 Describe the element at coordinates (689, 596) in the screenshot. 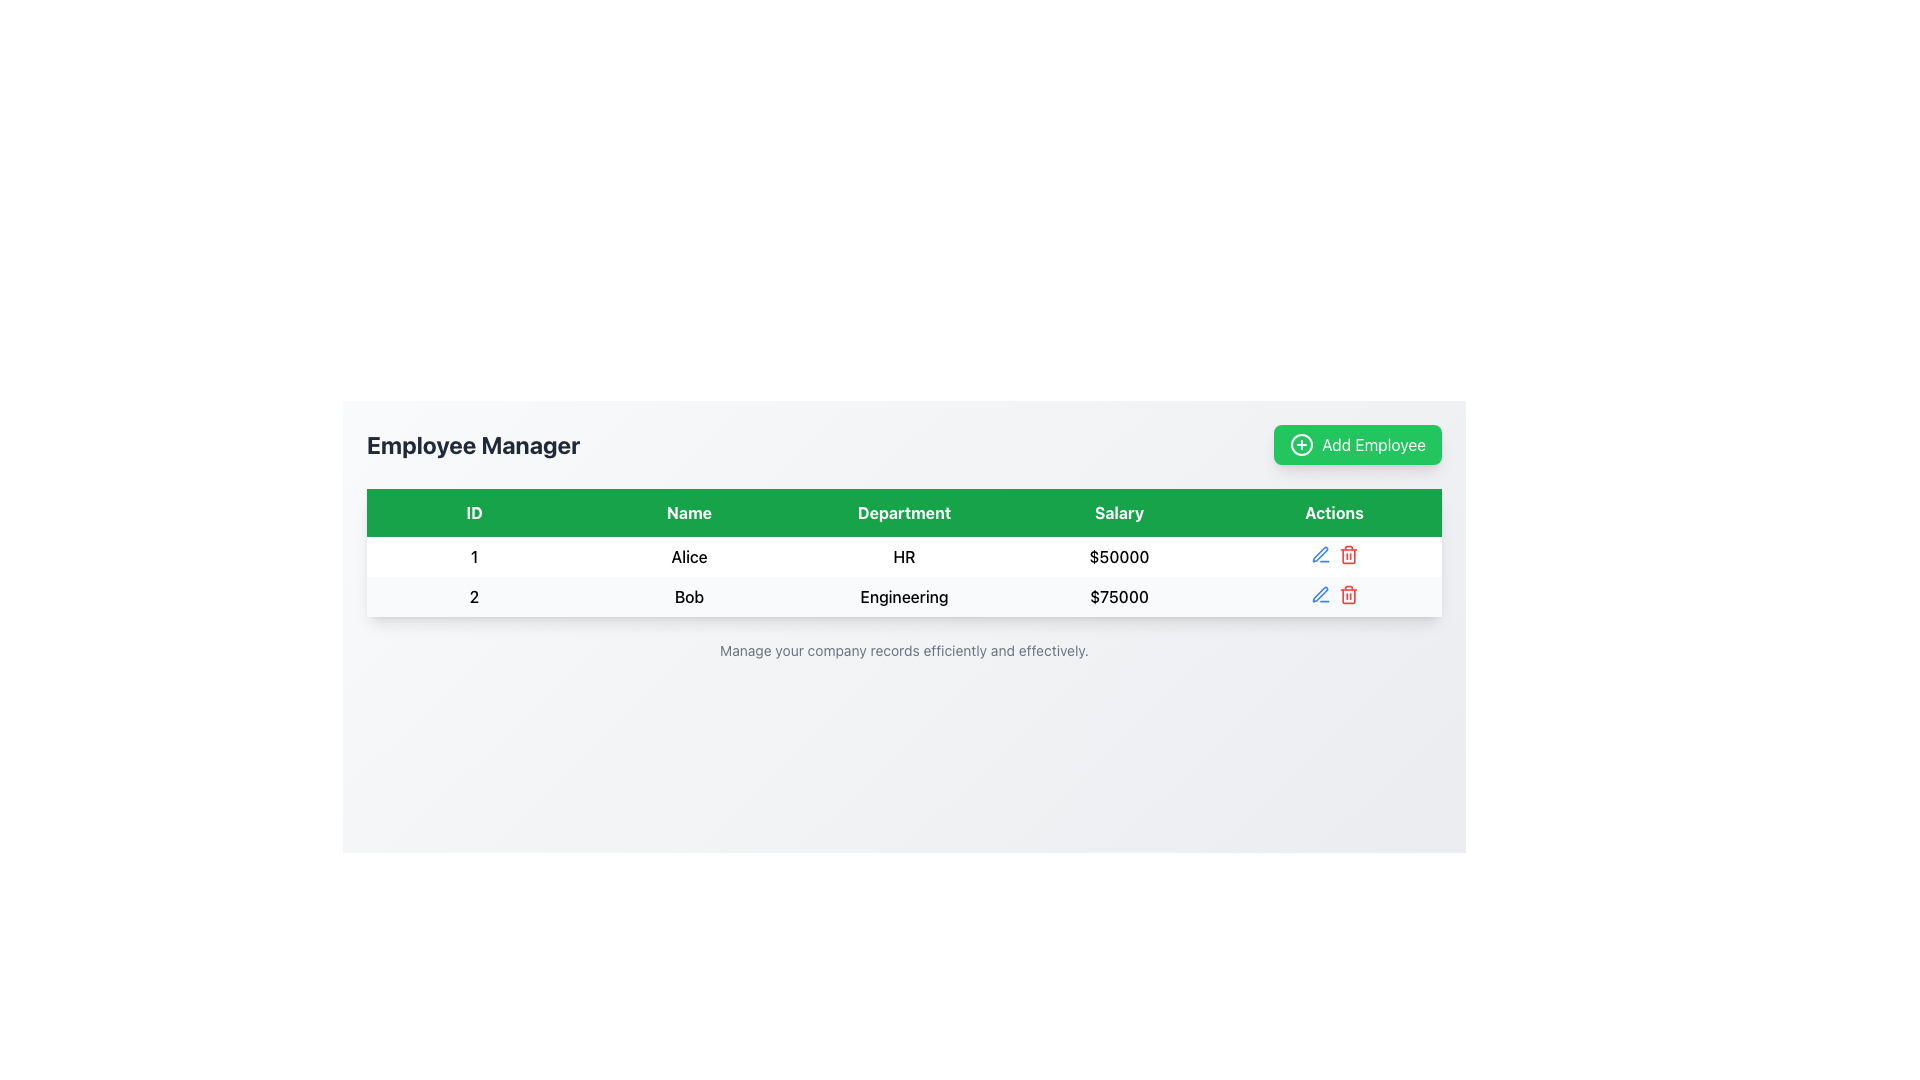

I see `on the static text label displaying 'Bob' located in the second row of the table under the 'Name' column, positioned between '2' in the 'ID' column and 'Engineering' in the 'Department' column` at that location.